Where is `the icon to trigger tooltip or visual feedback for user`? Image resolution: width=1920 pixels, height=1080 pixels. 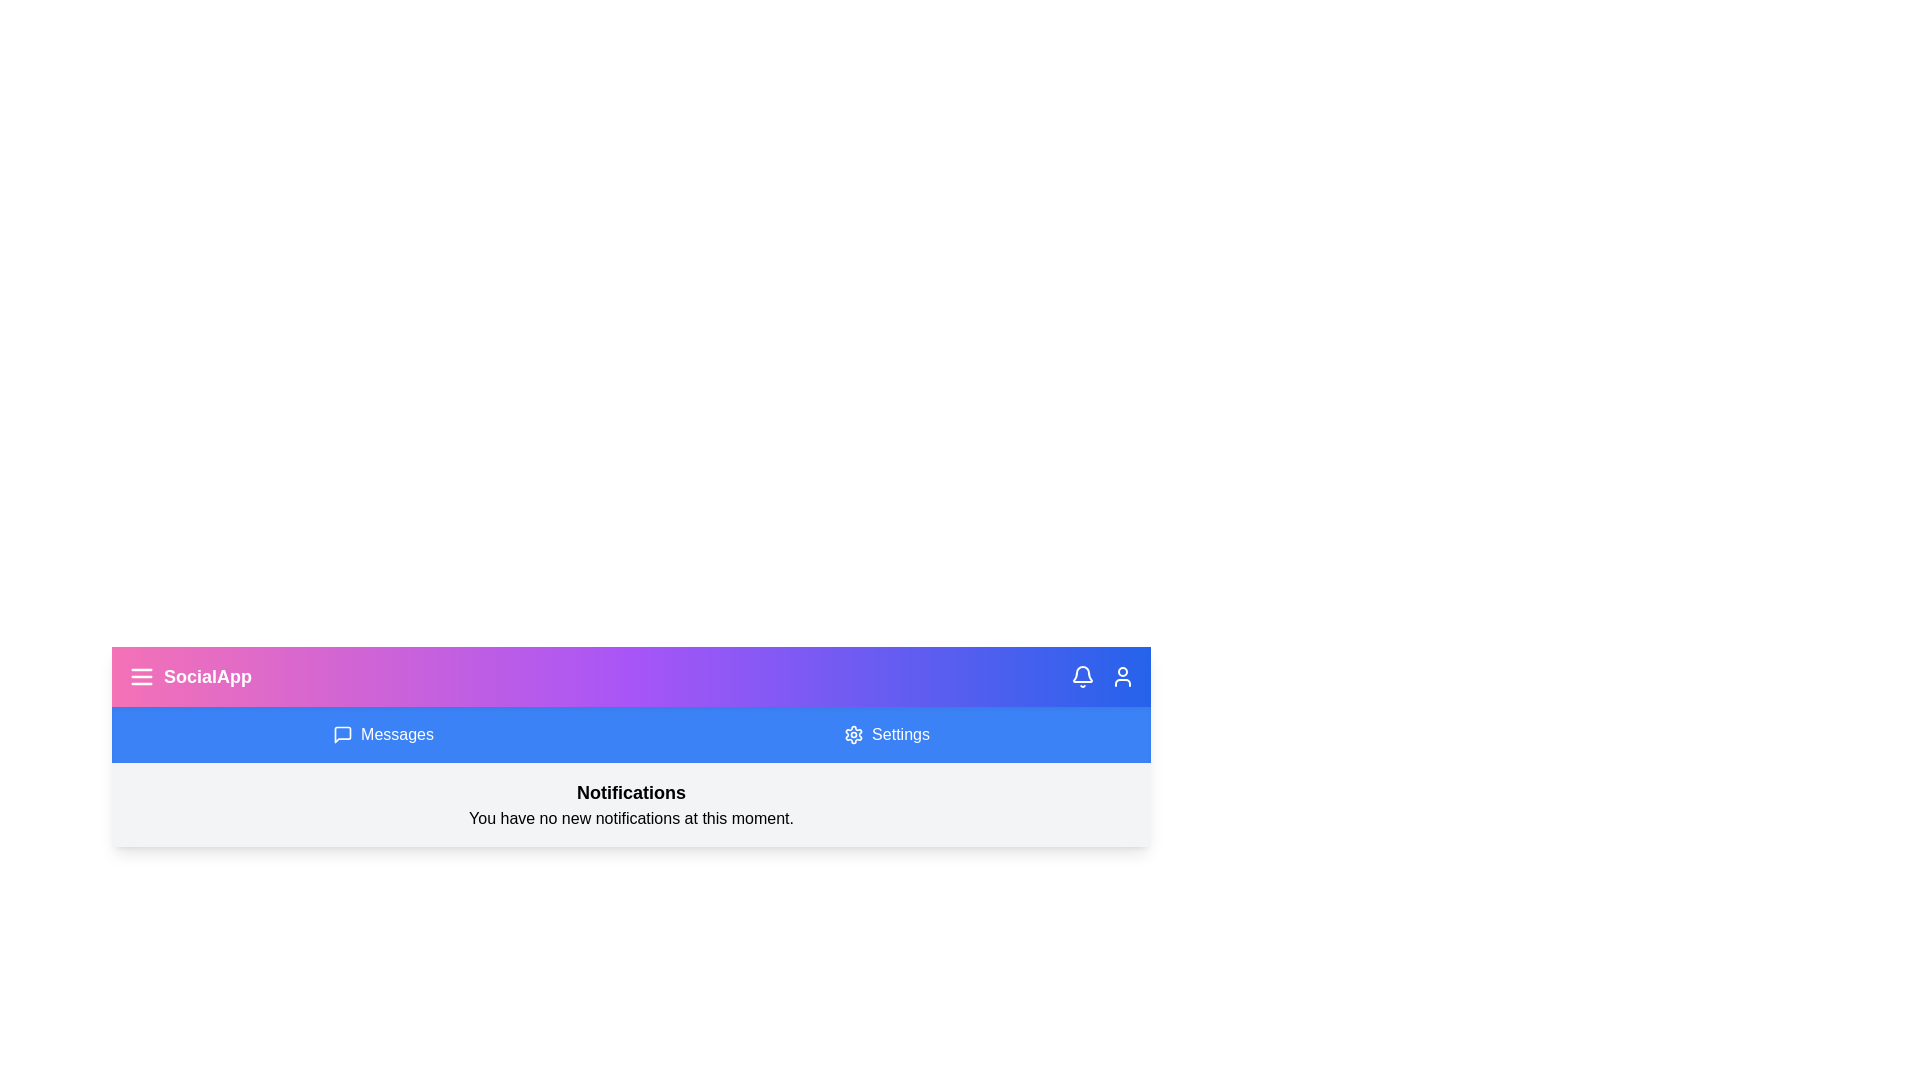 the icon to trigger tooltip or visual feedback for user is located at coordinates (1123, 676).